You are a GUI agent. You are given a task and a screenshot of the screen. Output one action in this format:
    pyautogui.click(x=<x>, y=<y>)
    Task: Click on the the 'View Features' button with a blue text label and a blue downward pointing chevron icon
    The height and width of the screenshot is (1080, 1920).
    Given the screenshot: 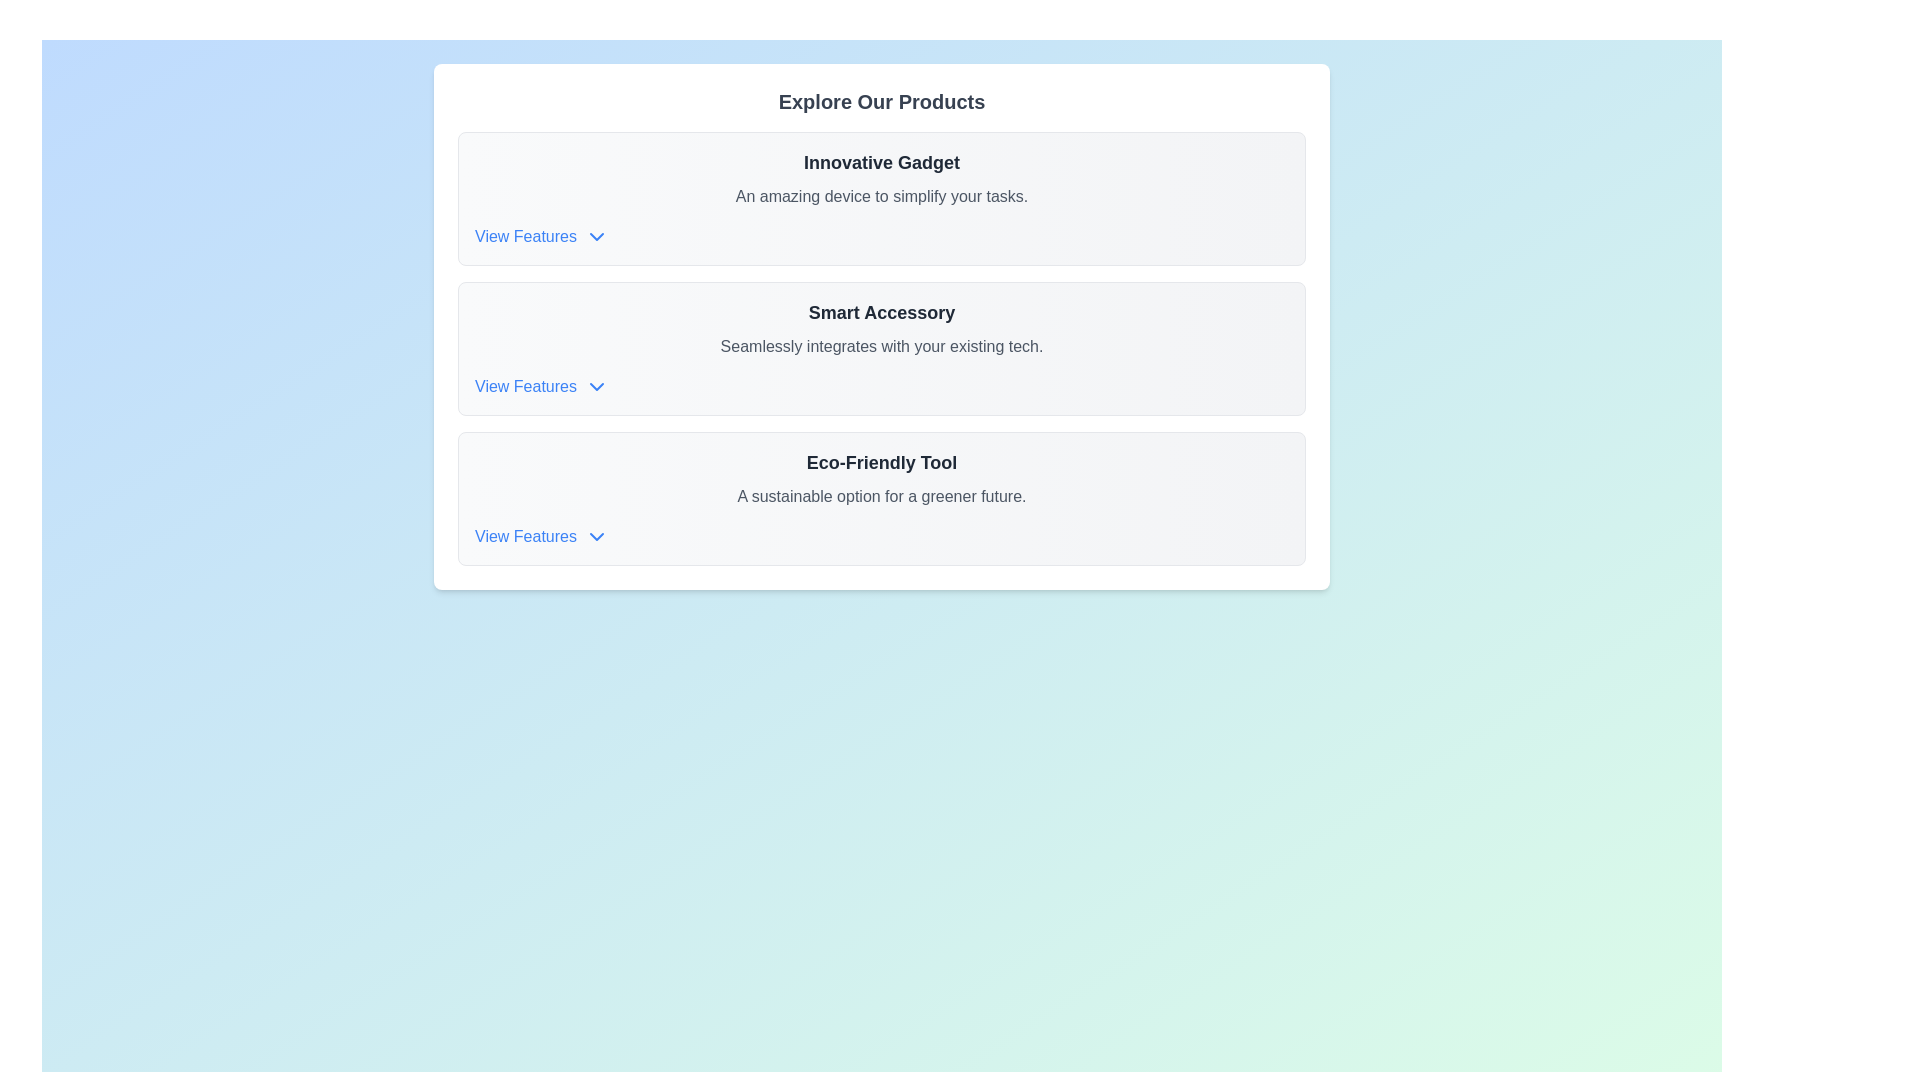 What is the action you would take?
    pyautogui.click(x=542, y=235)
    